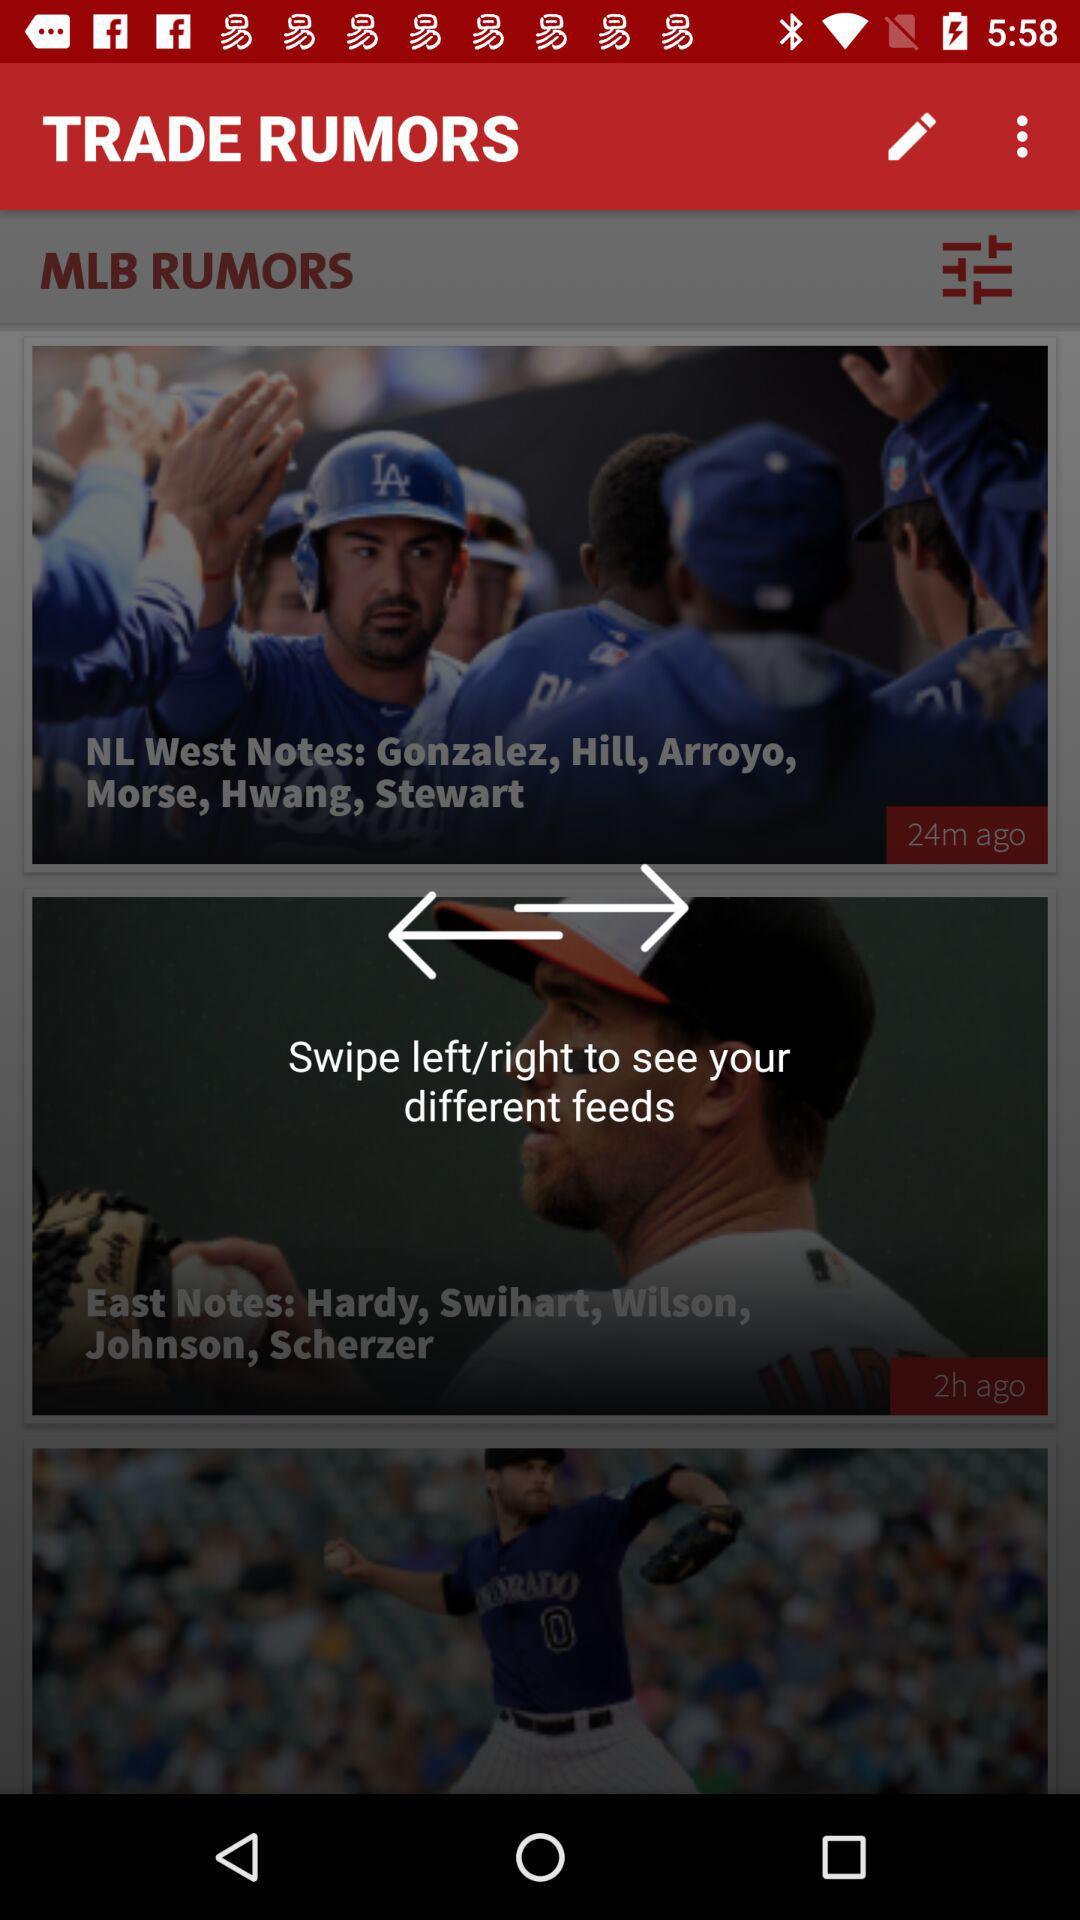  I want to click on icon next to 24m ago icon, so click(459, 772).